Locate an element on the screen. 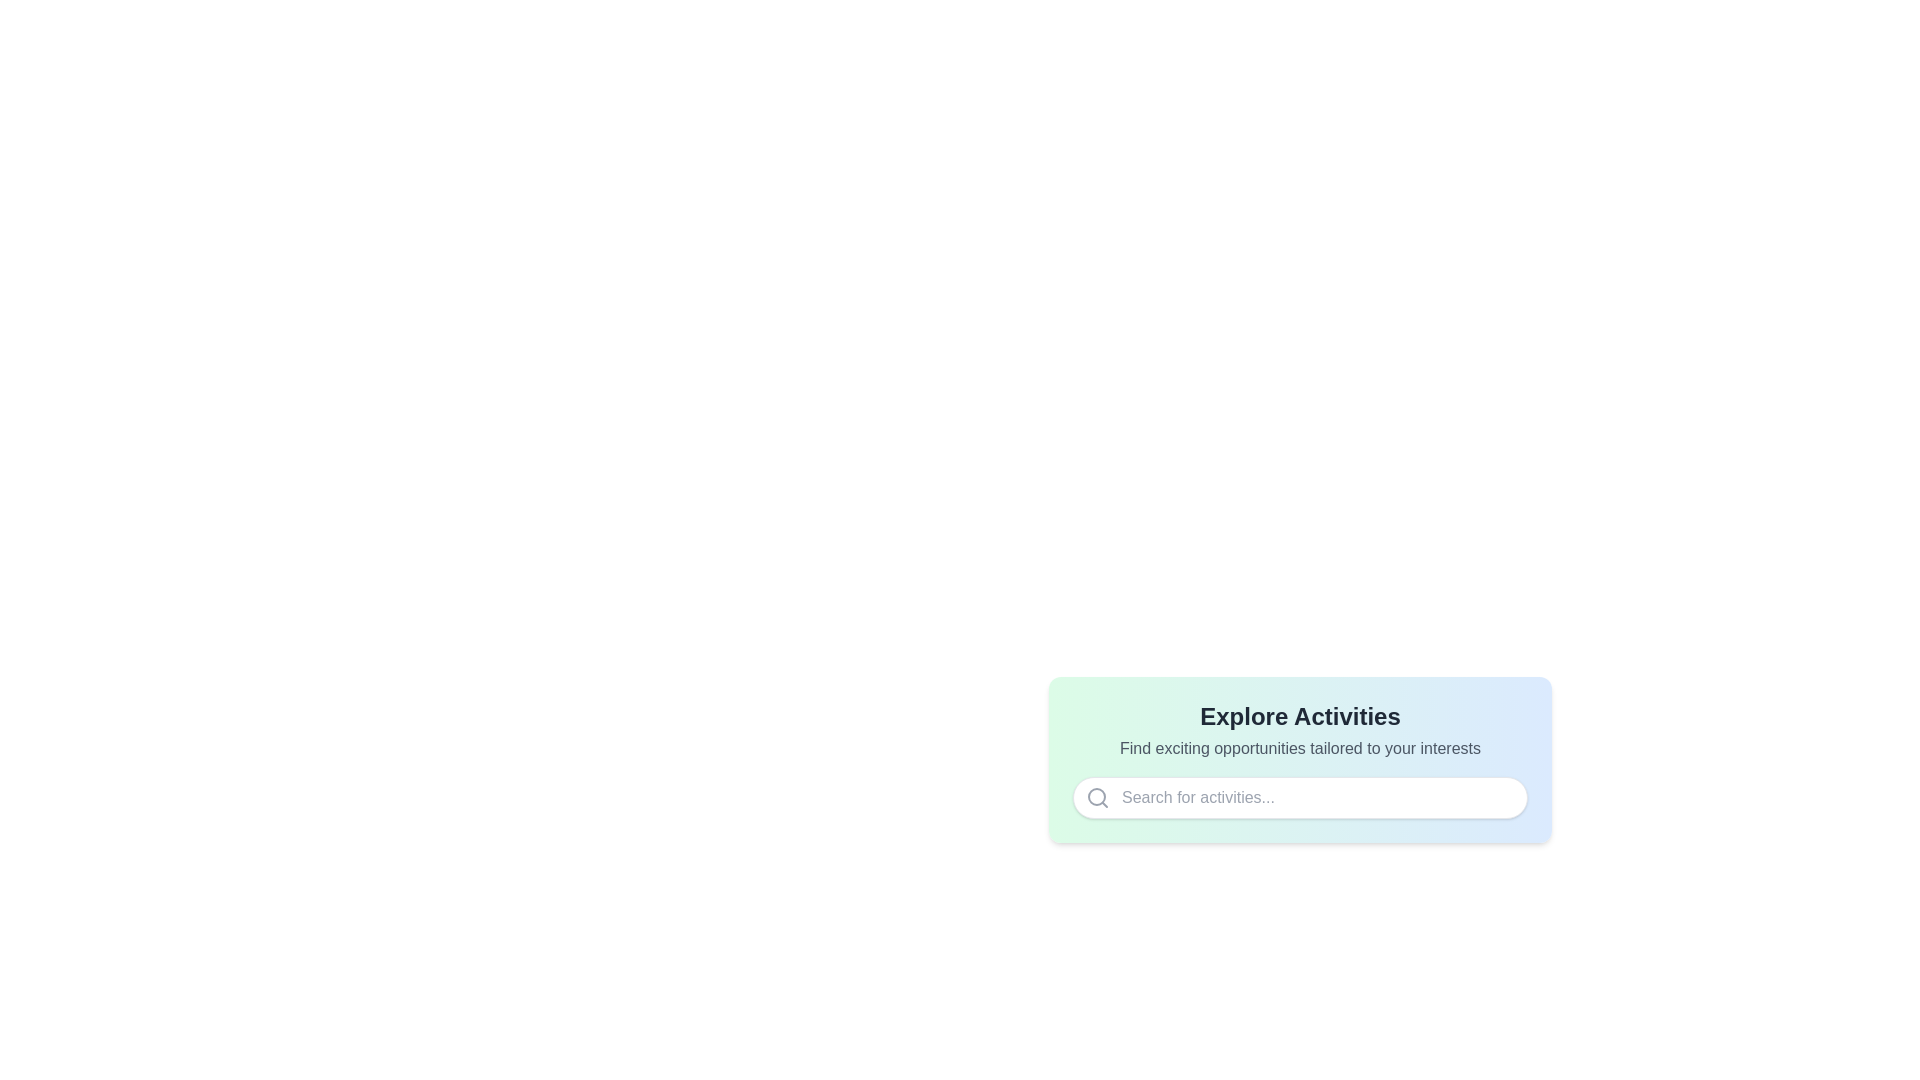  the circular handle of the magnifying glass icon, which is positioned to the left of the search bar text input field is located at coordinates (1096, 796).